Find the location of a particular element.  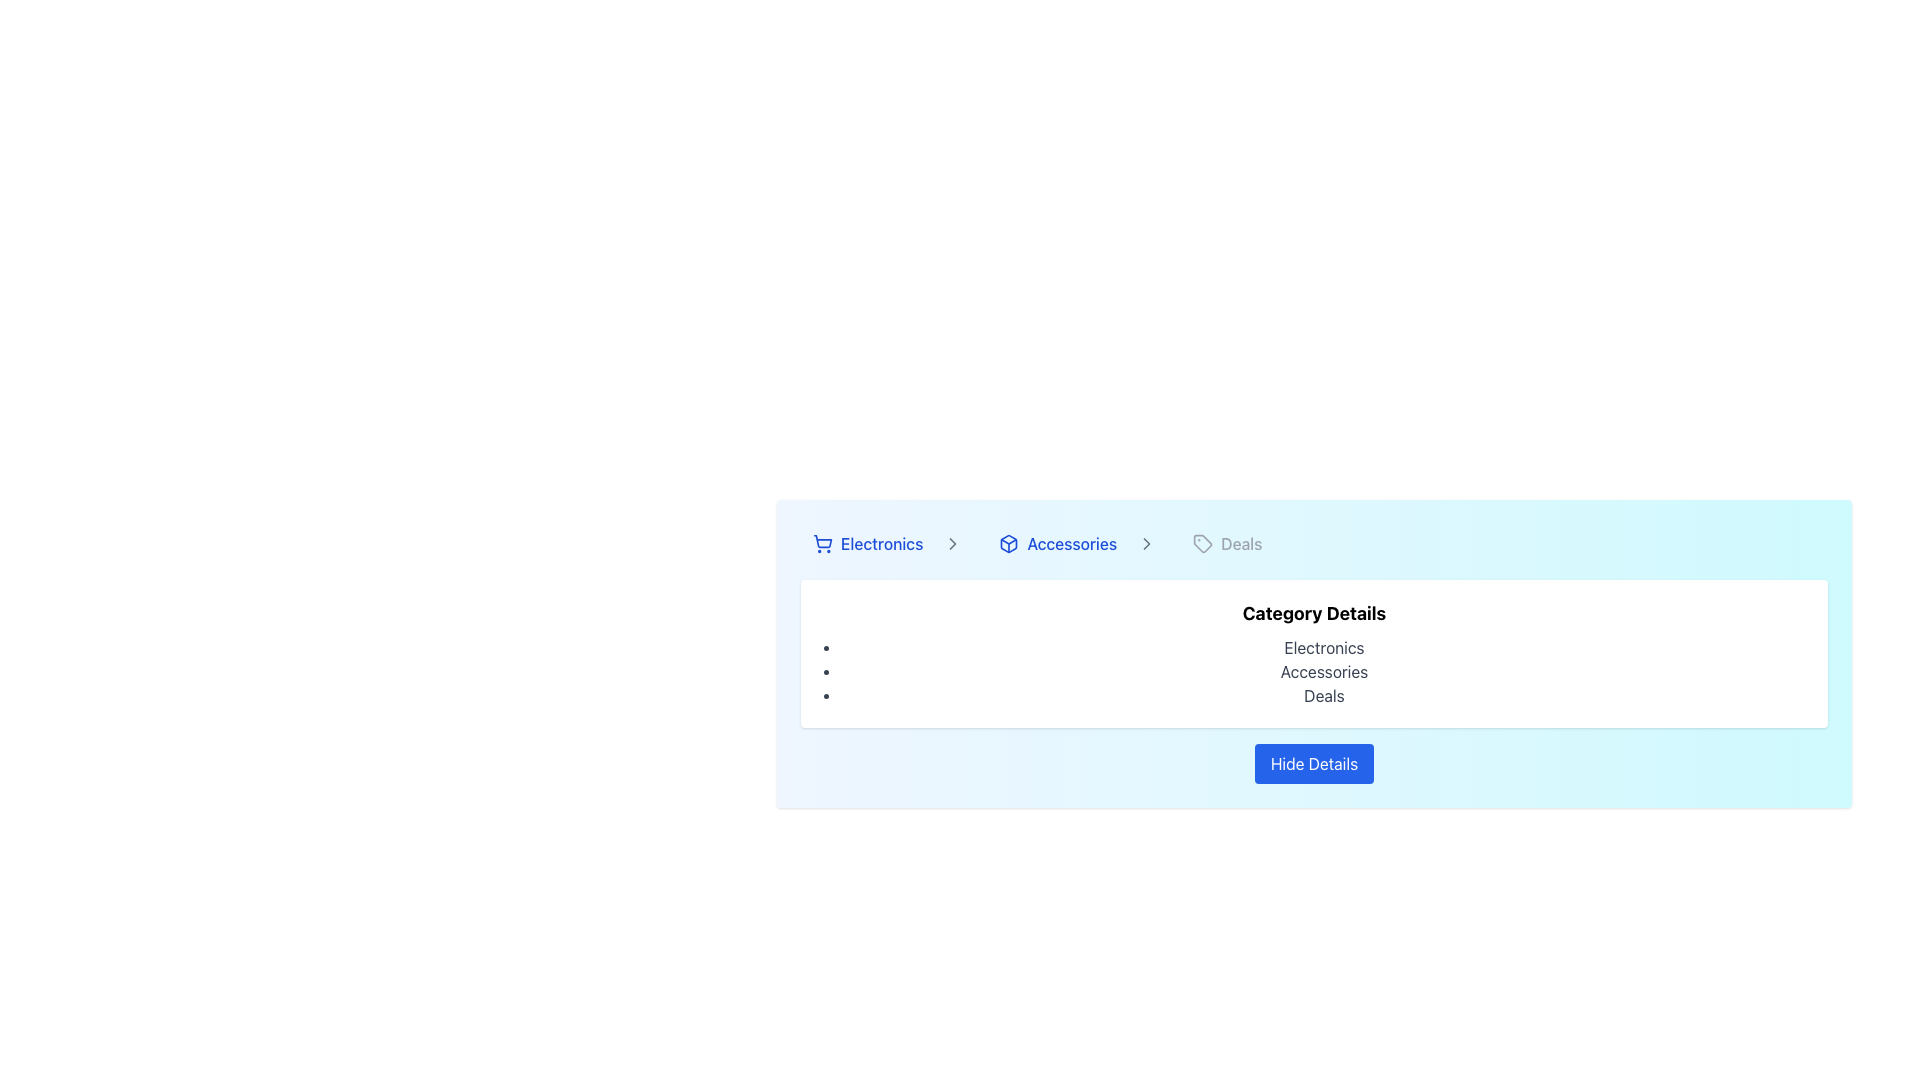

the shopping cart icon in the breadcrumb navigation bar to trigger the tooltip is located at coordinates (823, 541).